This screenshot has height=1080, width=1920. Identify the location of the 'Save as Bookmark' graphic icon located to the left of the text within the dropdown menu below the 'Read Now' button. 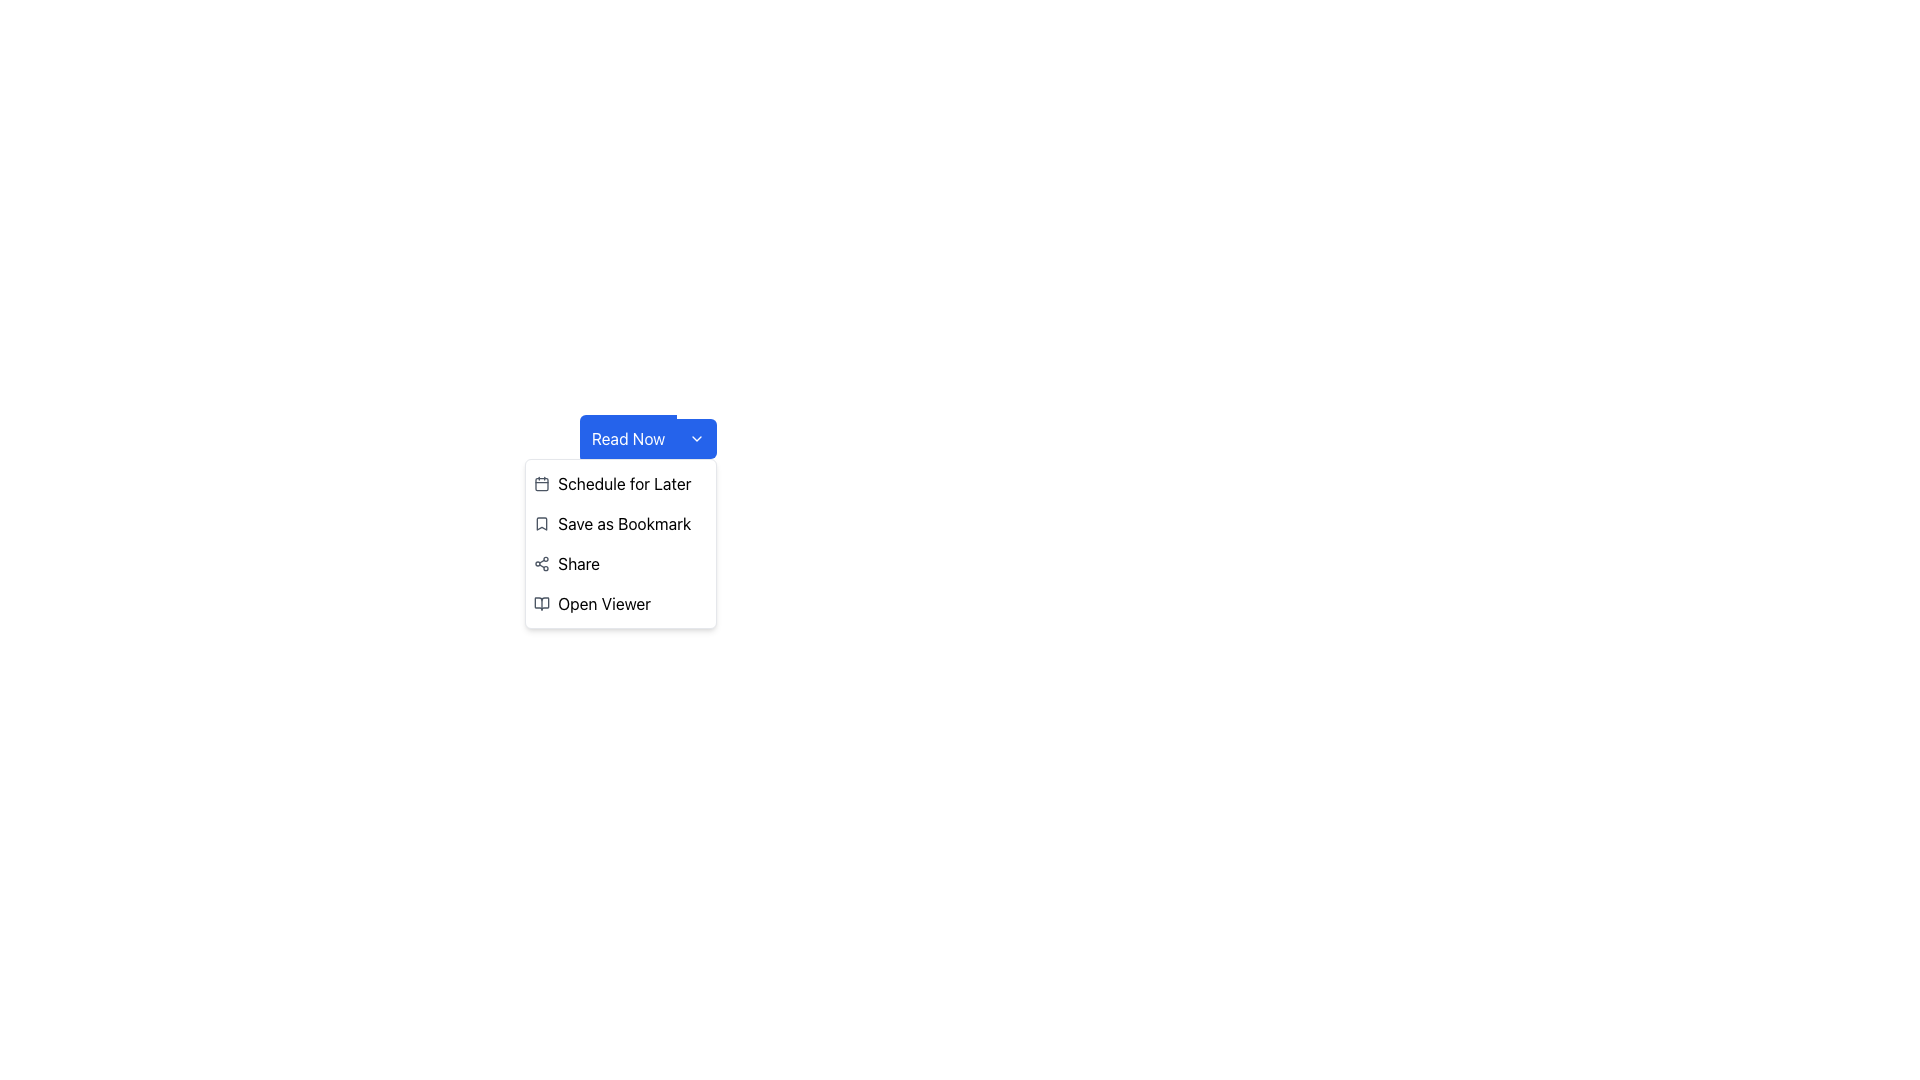
(542, 523).